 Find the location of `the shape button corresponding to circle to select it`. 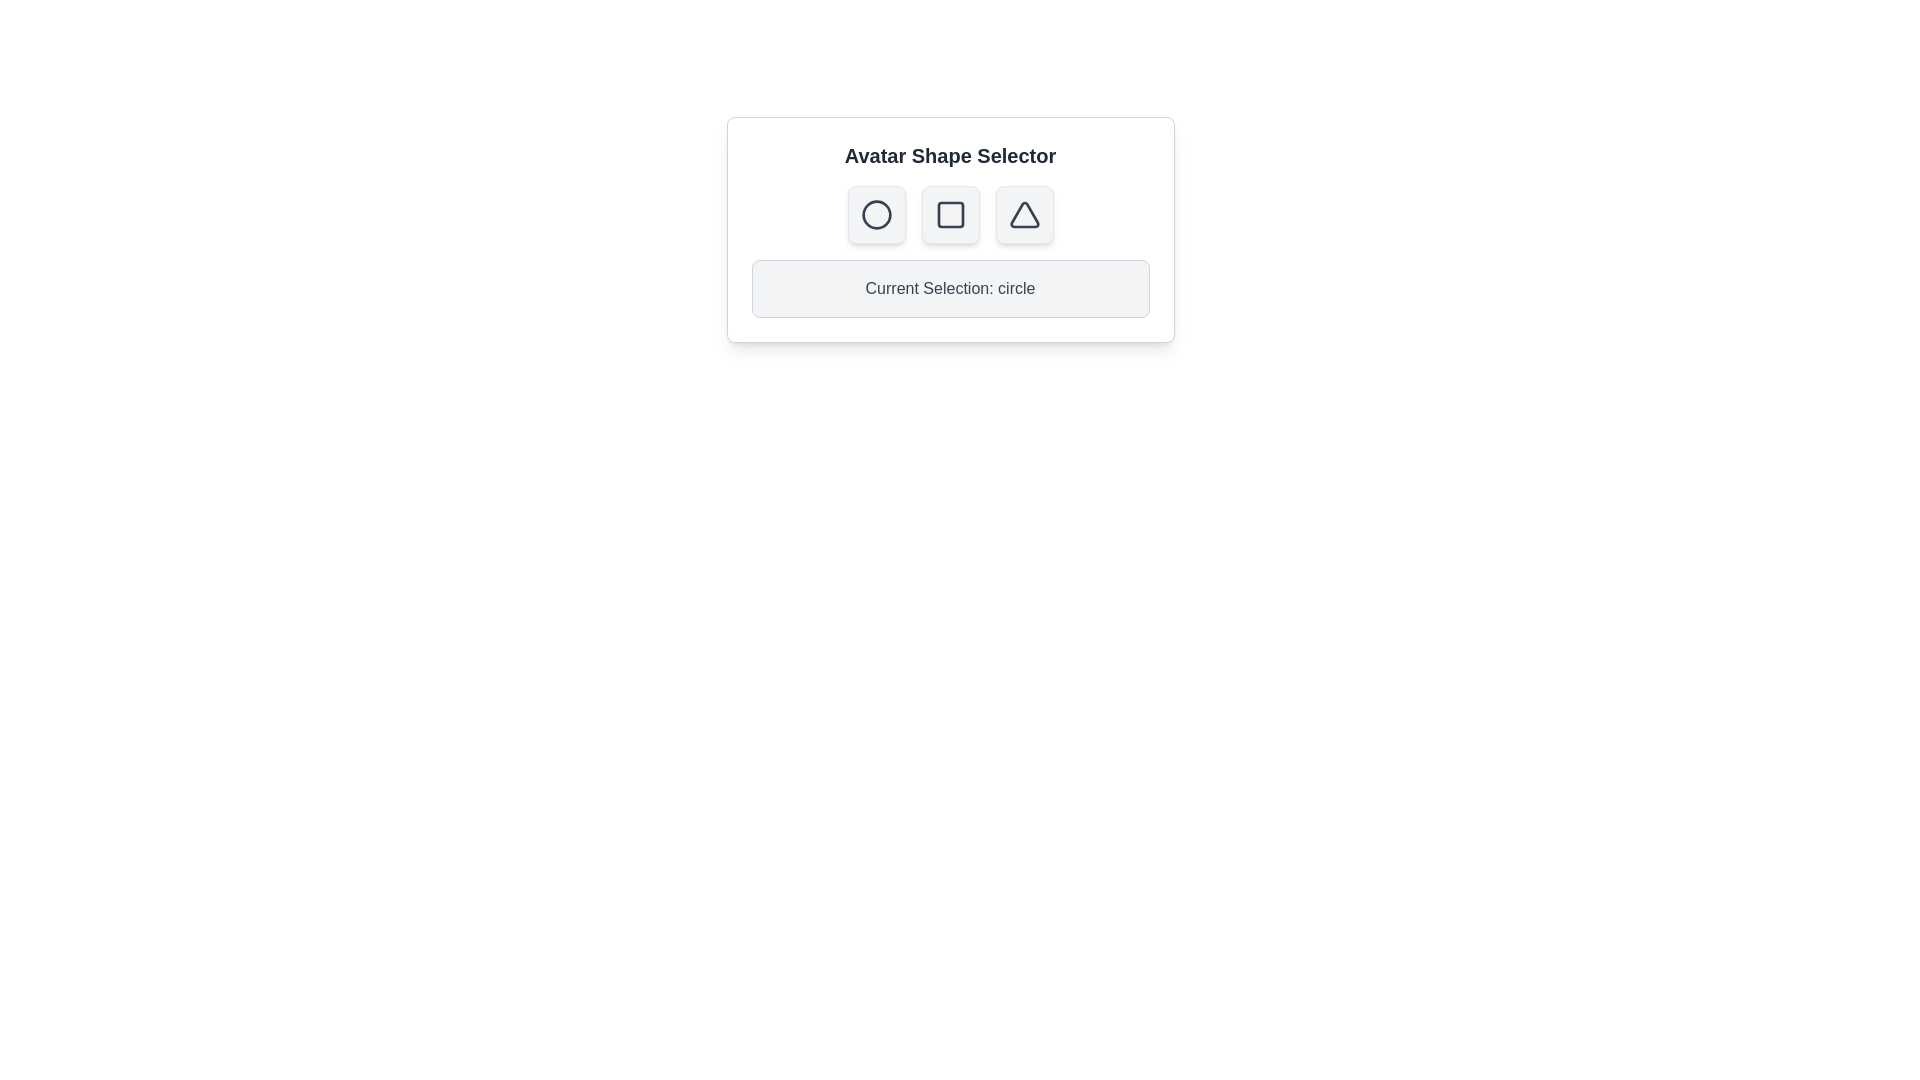

the shape button corresponding to circle to select it is located at coordinates (876, 215).